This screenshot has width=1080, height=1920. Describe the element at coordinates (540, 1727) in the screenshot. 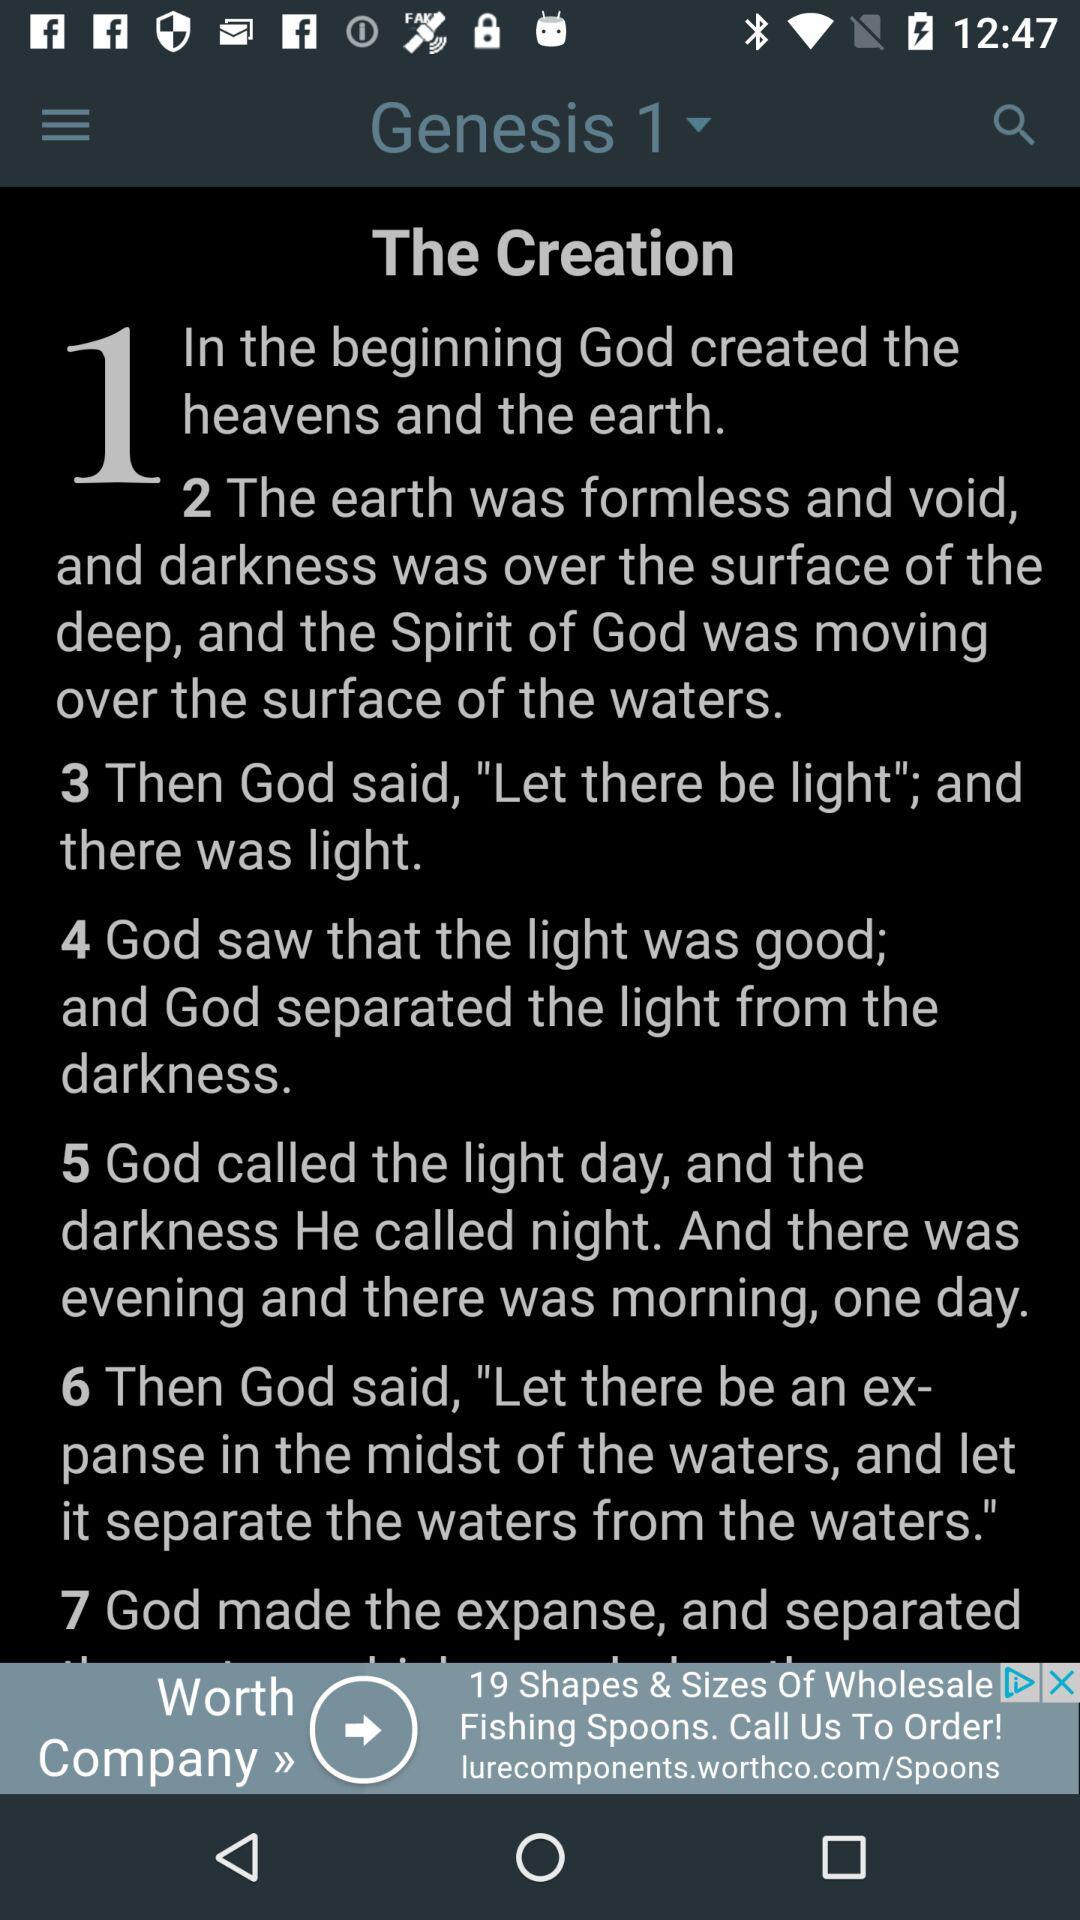

I see `open advertisement` at that location.